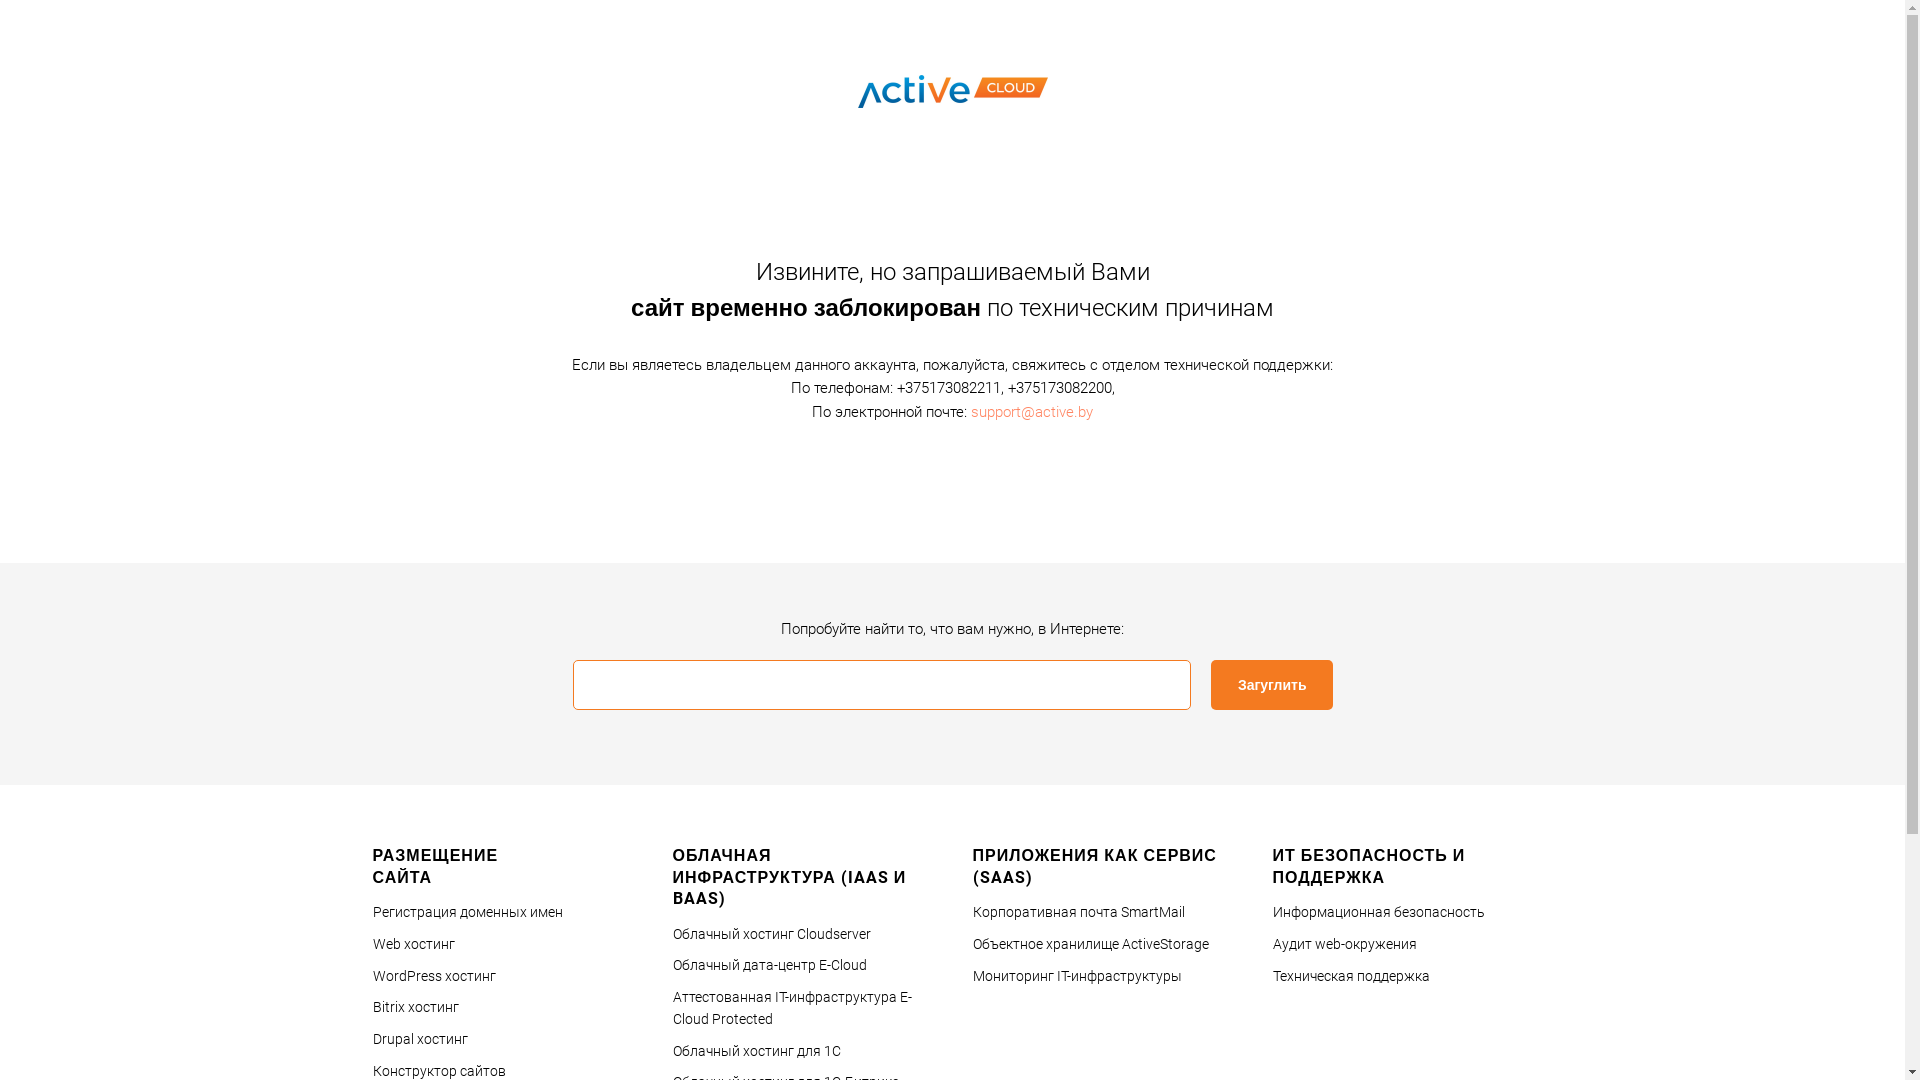 Image resolution: width=1920 pixels, height=1080 pixels. I want to click on '+375173082200', so click(1008, 388).